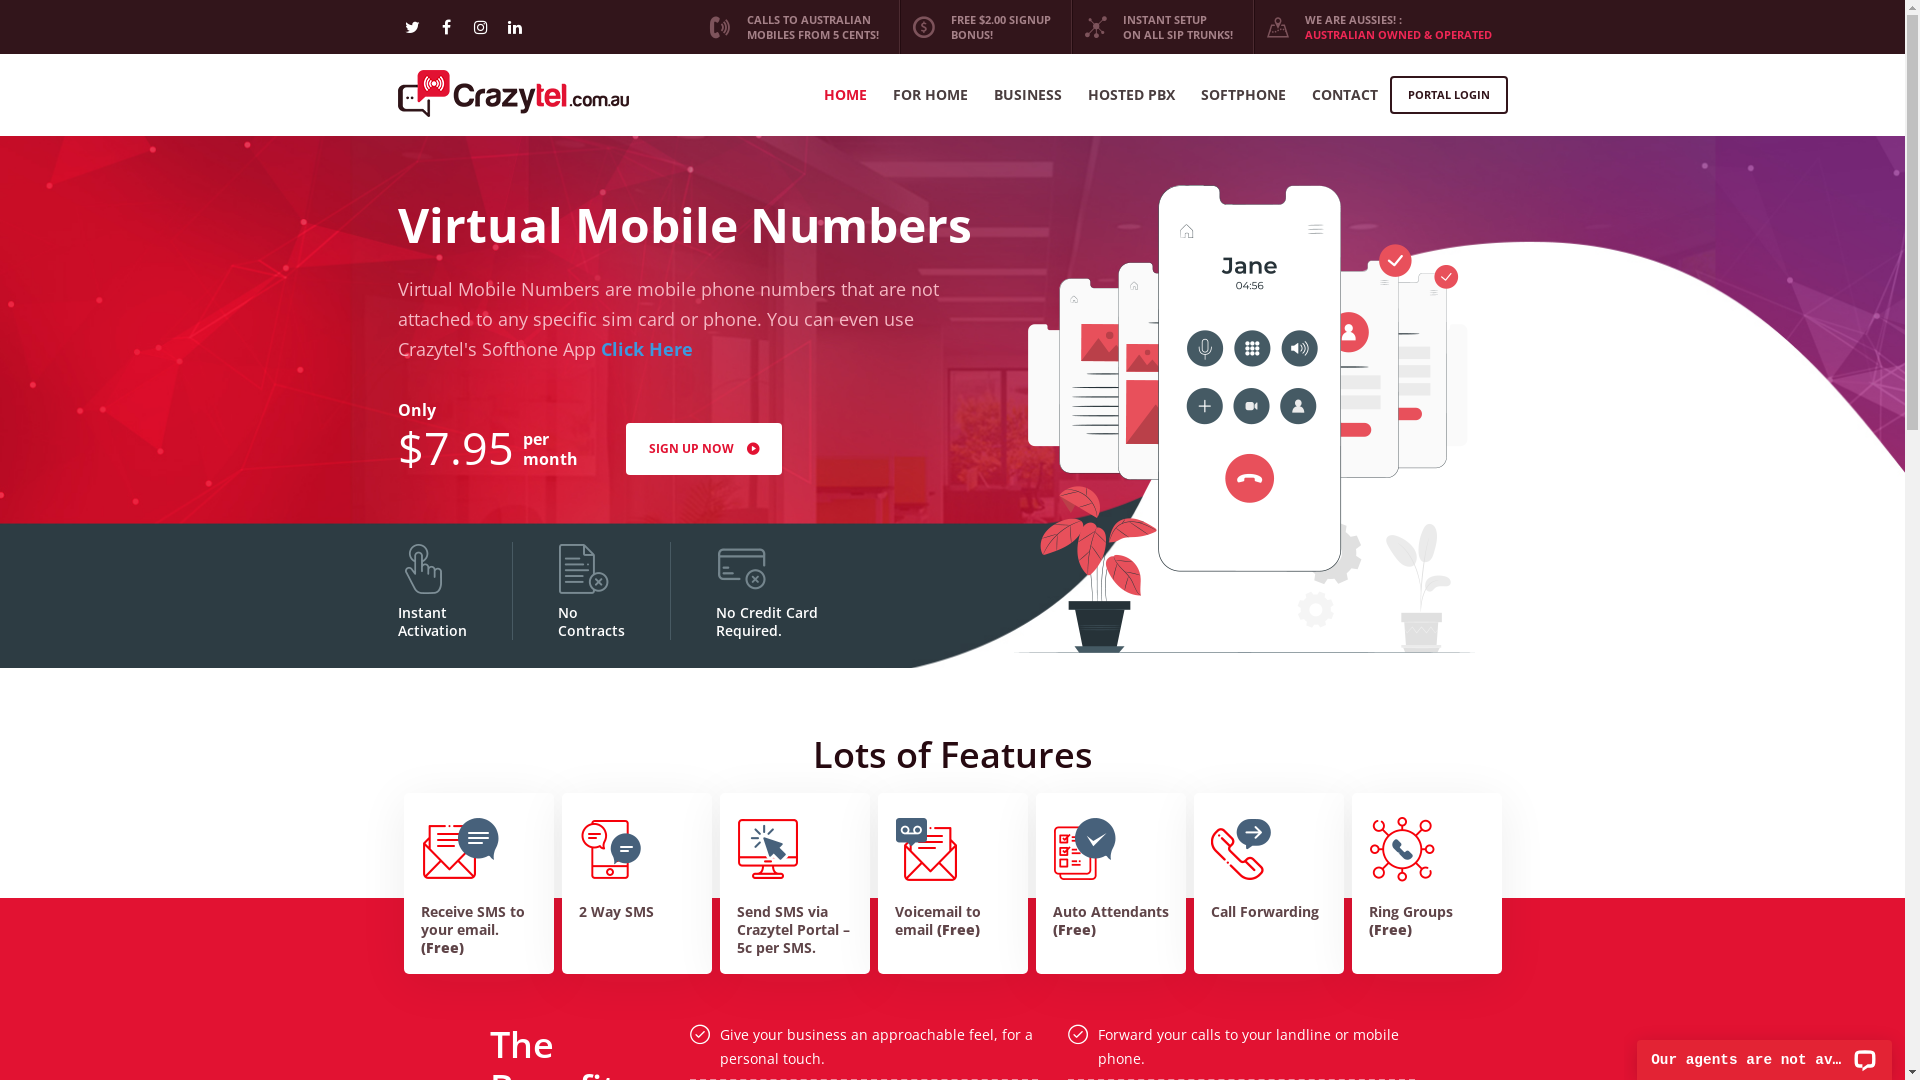 The height and width of the screenshot is (1080, 1920). What do you see at coordinates (1378, 27) in the screenshot?
I see `'WE ARE AUSSIES! :` at bounding box center [1378, 27].